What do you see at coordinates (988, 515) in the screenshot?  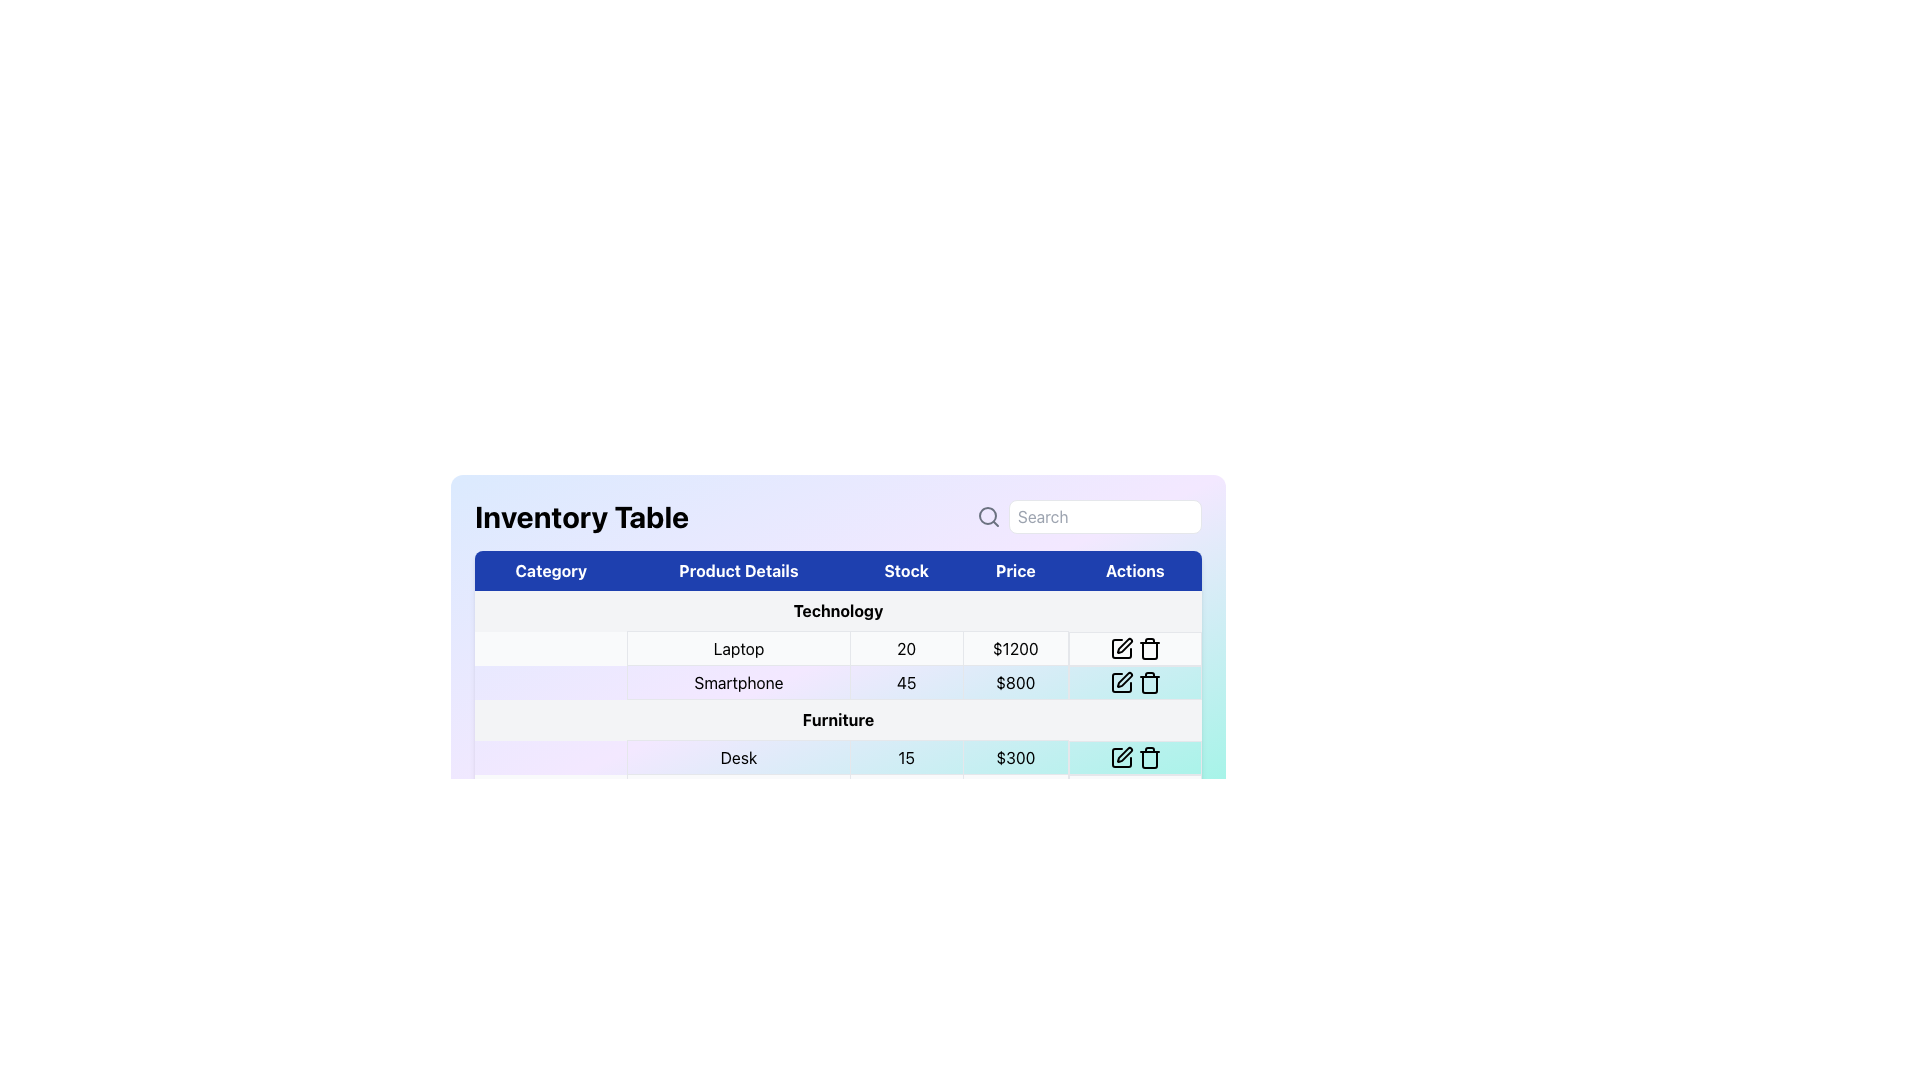 I see `the magnifying glass icon, which has a circular body and a handle, located in the header section above the 'Inventory Table'` at bounding box center [988, 515].